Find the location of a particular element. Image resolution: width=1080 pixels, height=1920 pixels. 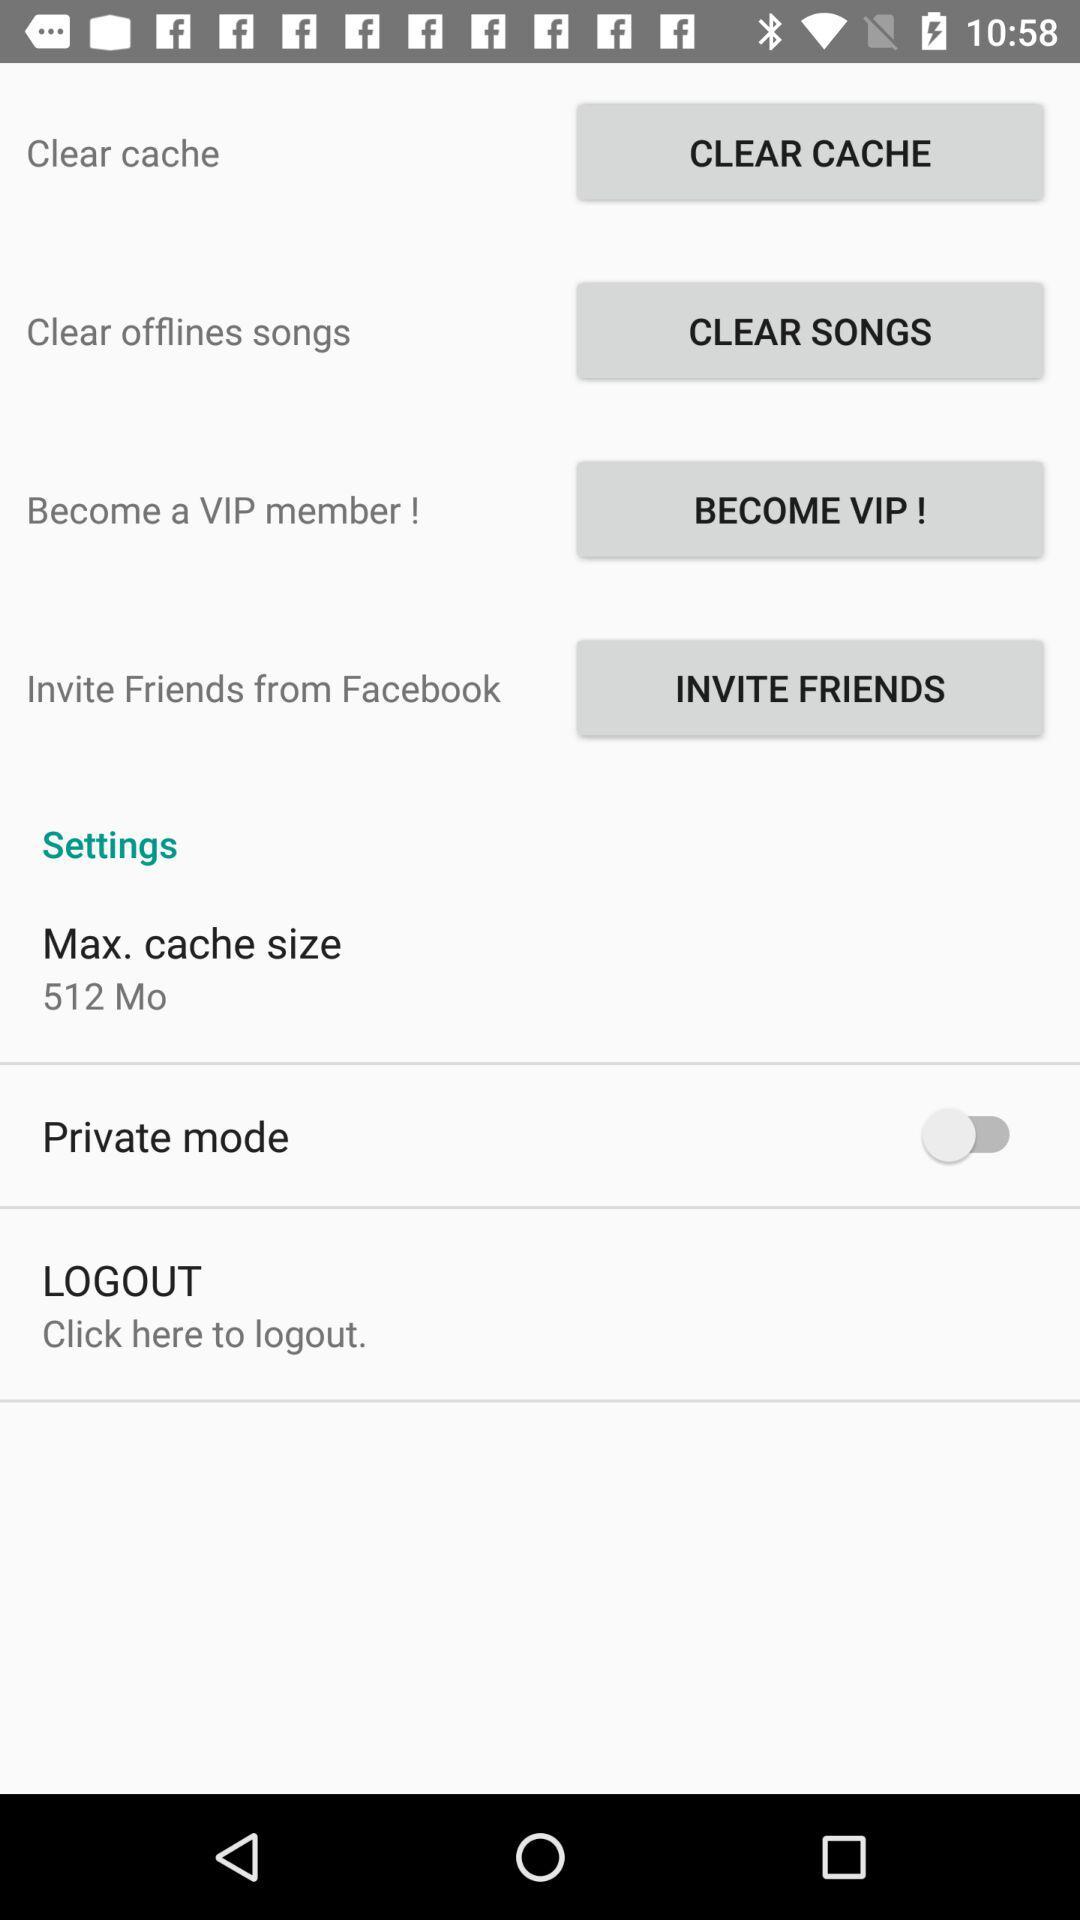

the app above logout app is located at coordinates (164, 1135).